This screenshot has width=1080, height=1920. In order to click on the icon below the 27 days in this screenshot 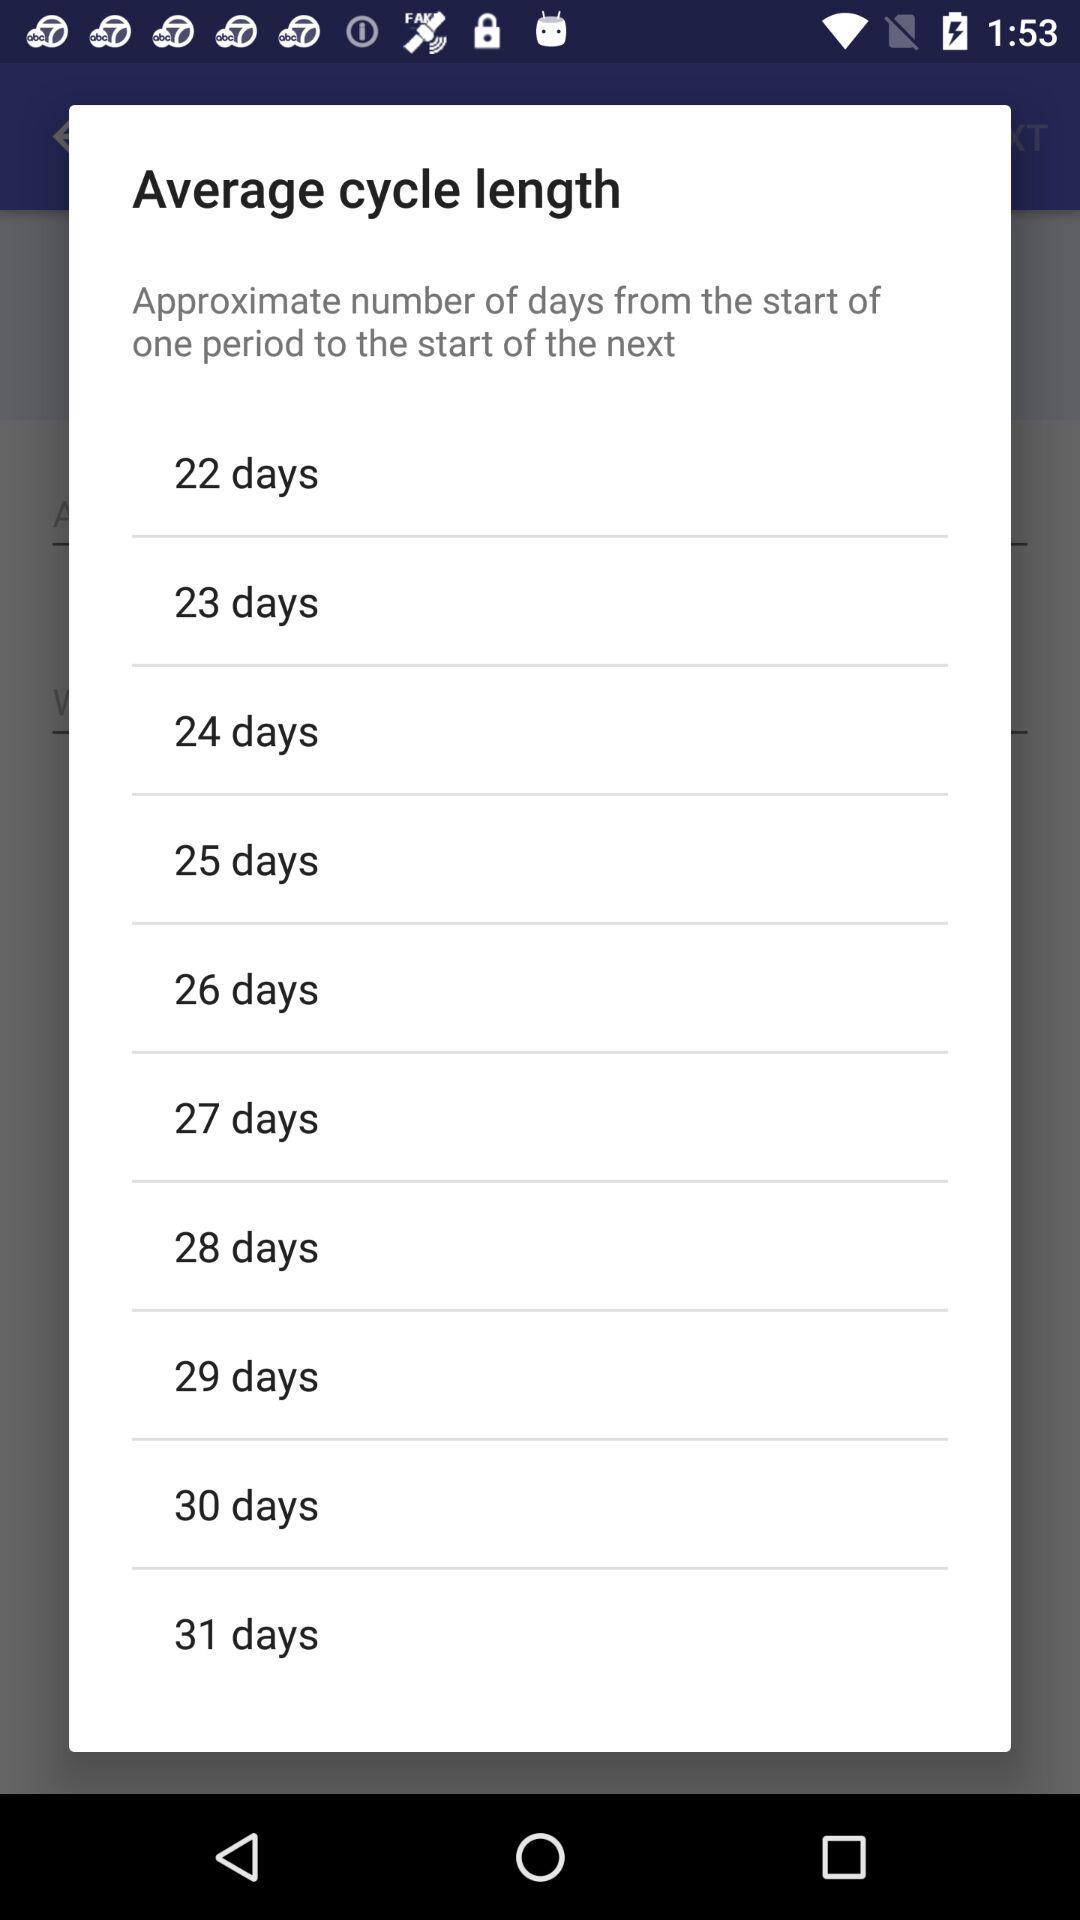, I will do `click(540, 1244)`.